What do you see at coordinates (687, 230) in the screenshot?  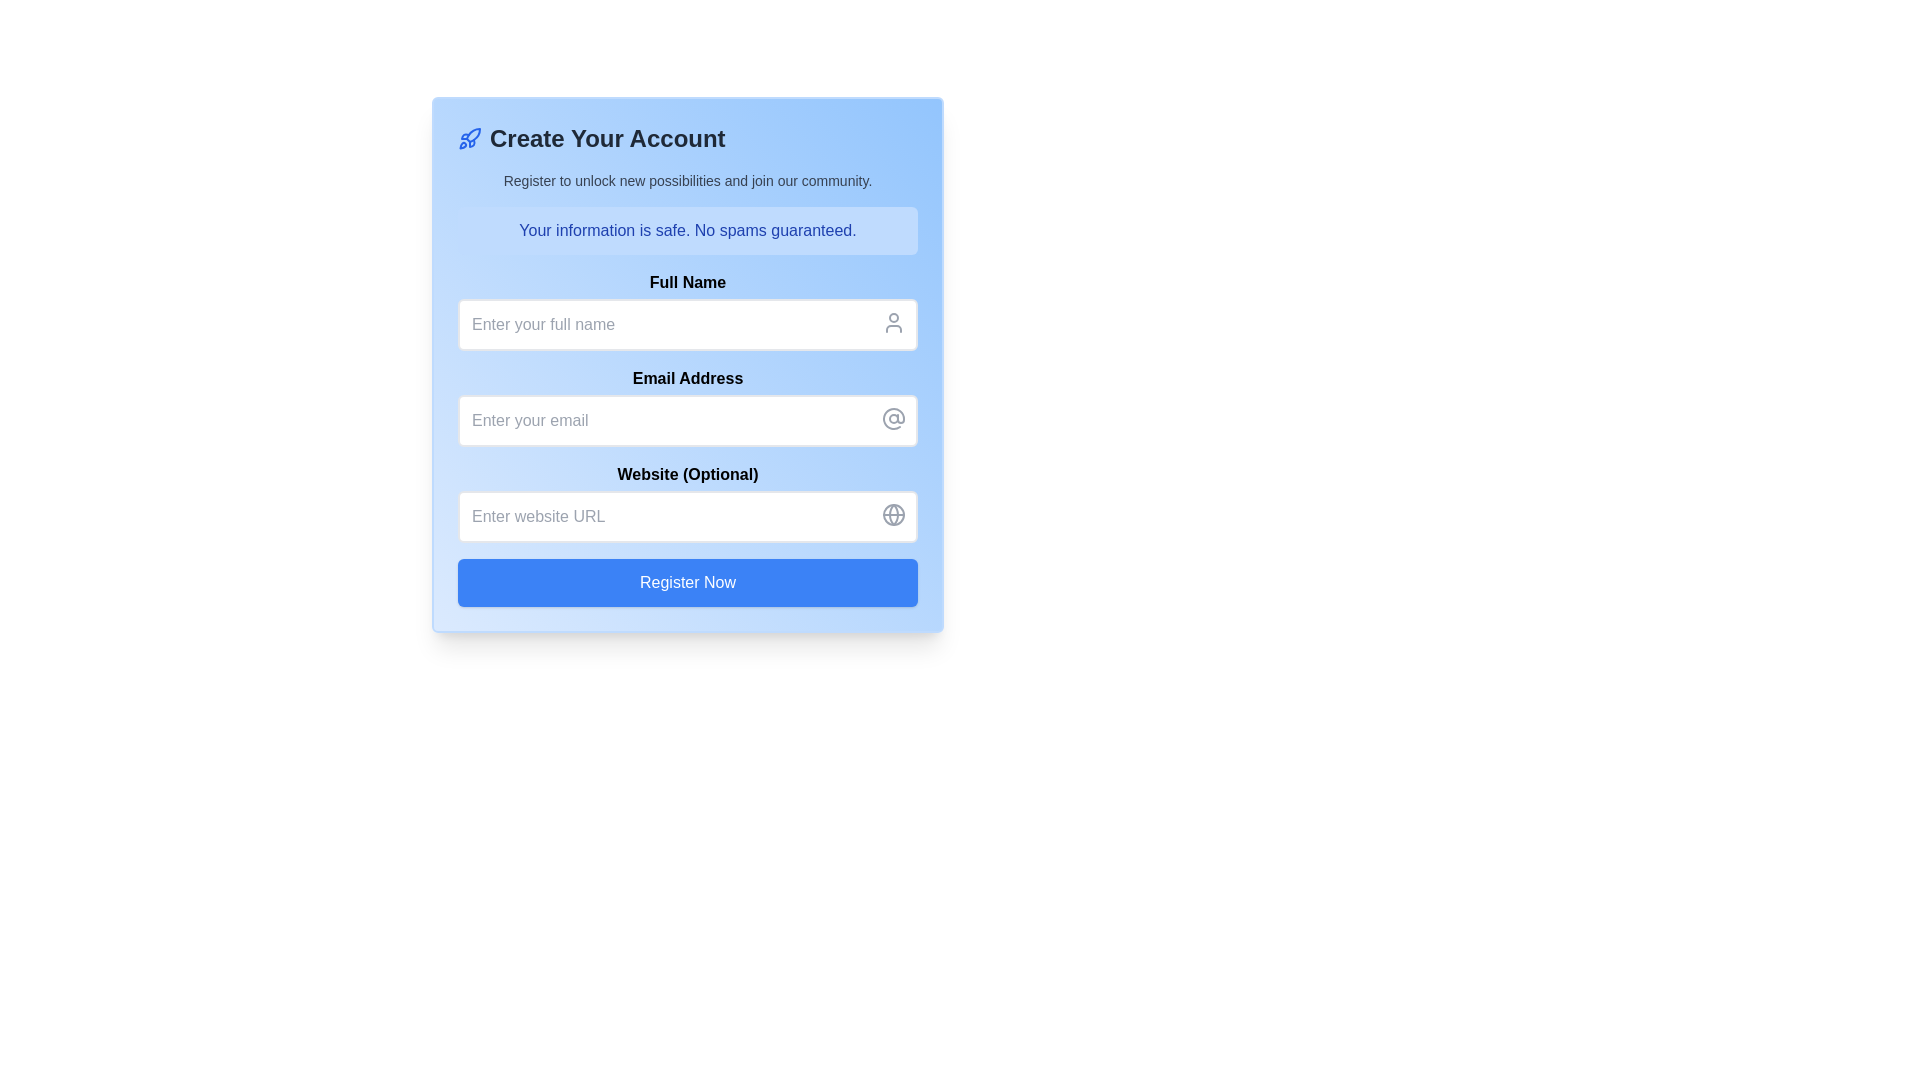 I see `the text label that assures users about the security and privacy of their information, located below the header in the registration form` at bounding box center [687, 230].